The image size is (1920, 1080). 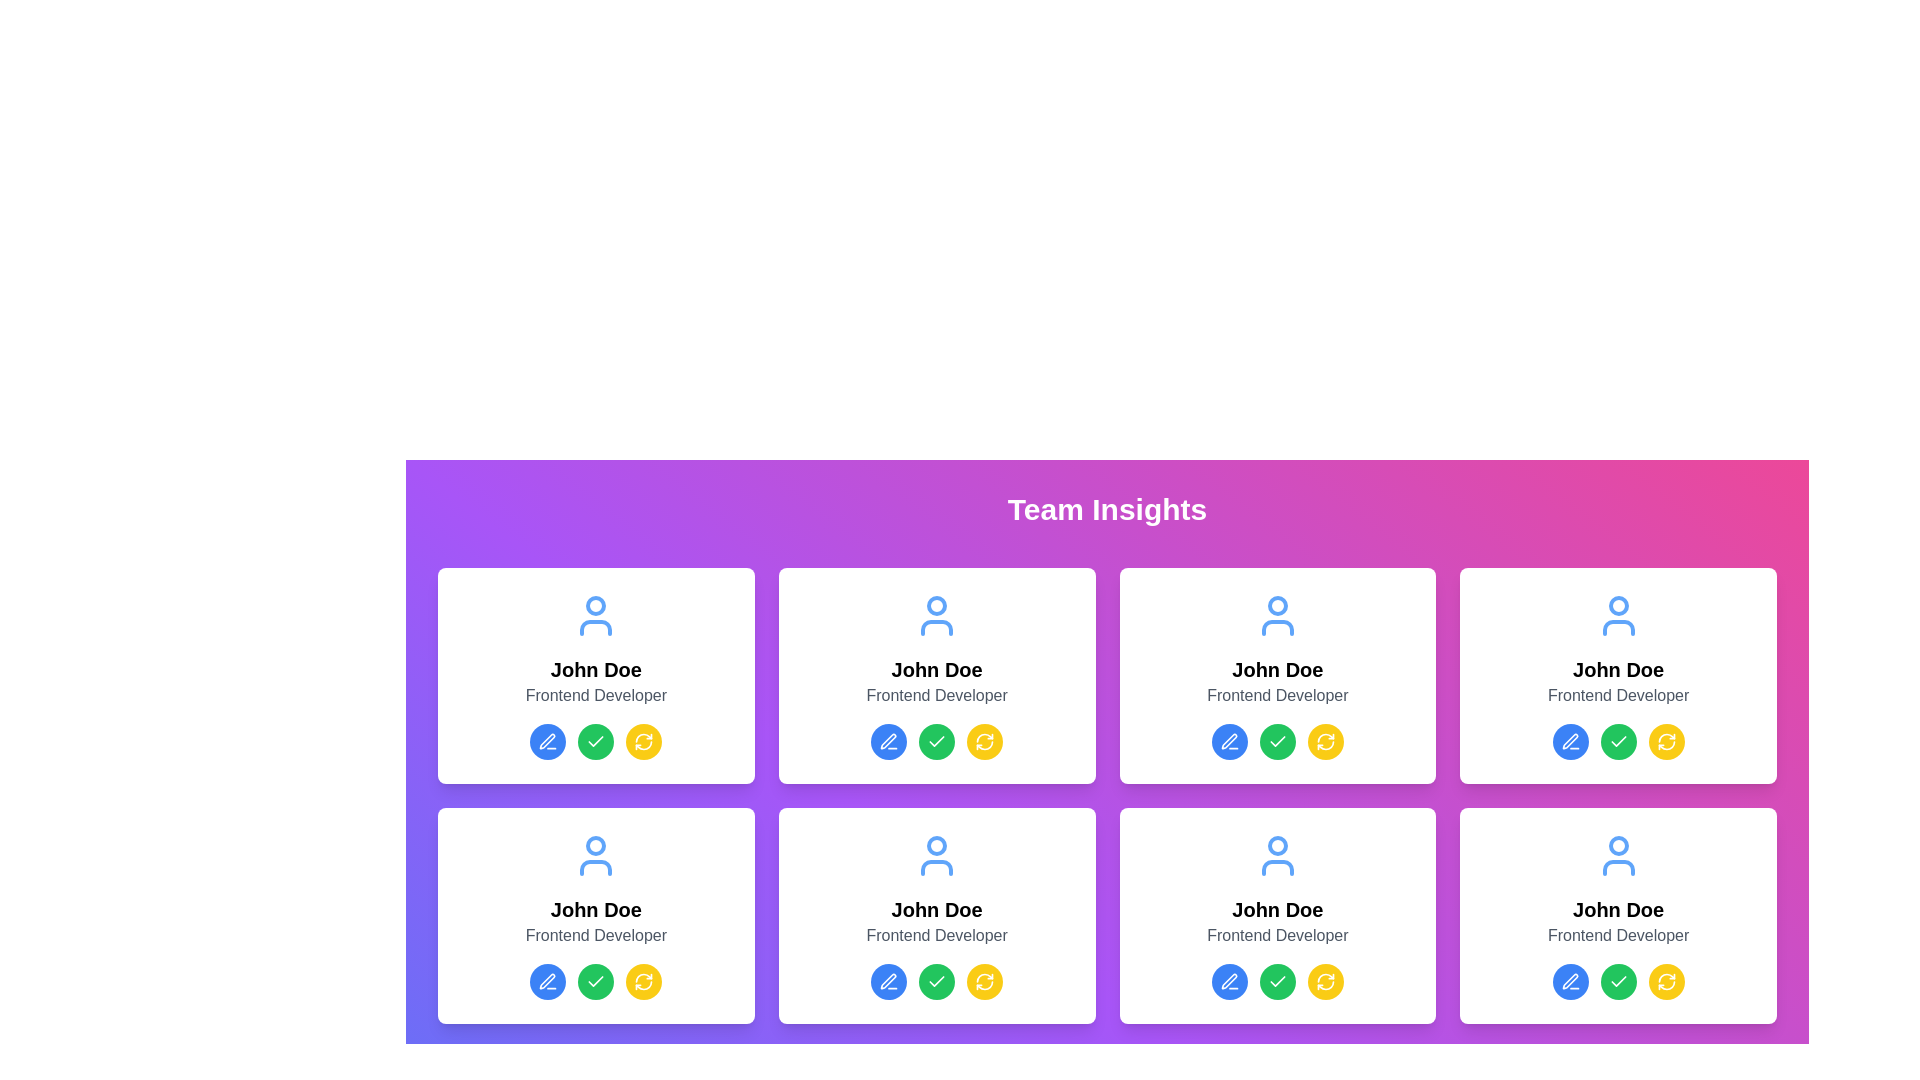 I want to click on the edit button located in the first card of the second row in the grid layout, which is part of a group of three circular buttons under the card's text content, so click(x=888, y=741).